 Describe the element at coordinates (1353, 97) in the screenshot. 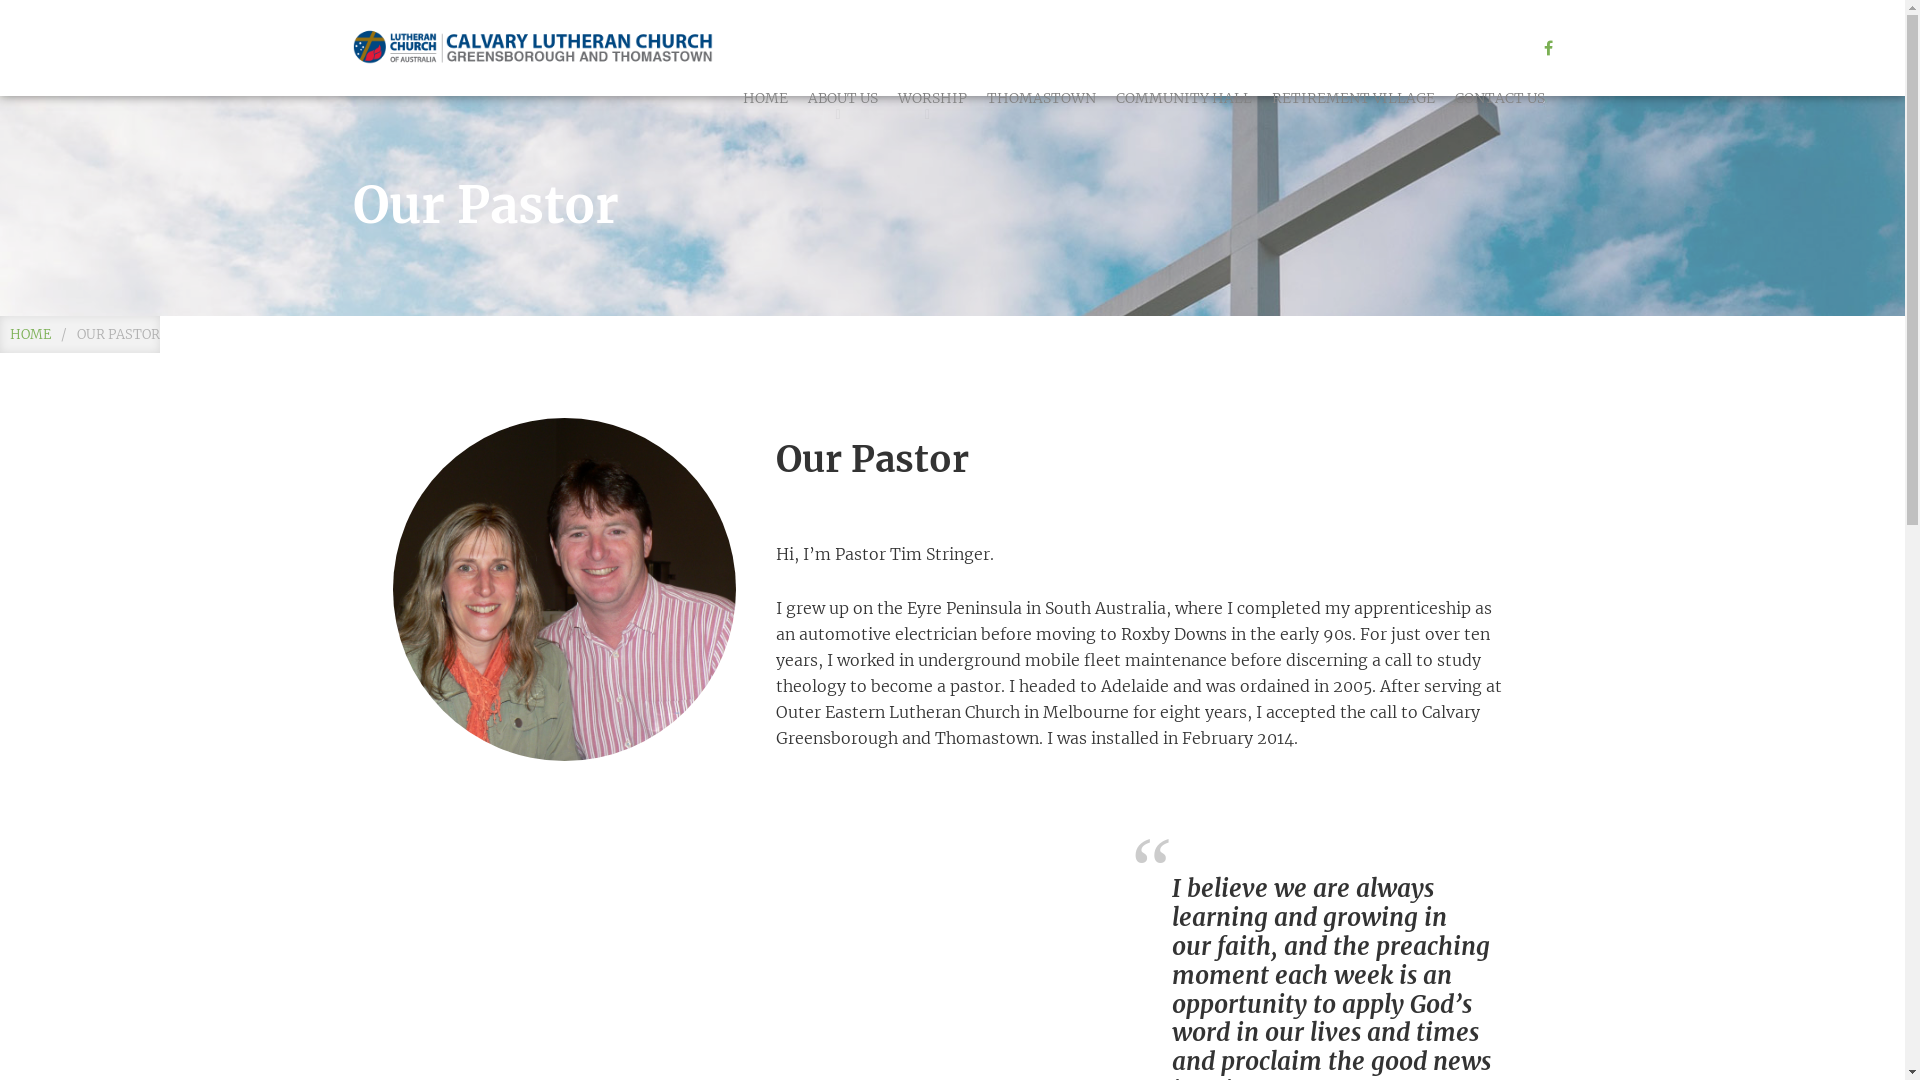

I see `'RETIREMENT VILLAGE'` at that location.